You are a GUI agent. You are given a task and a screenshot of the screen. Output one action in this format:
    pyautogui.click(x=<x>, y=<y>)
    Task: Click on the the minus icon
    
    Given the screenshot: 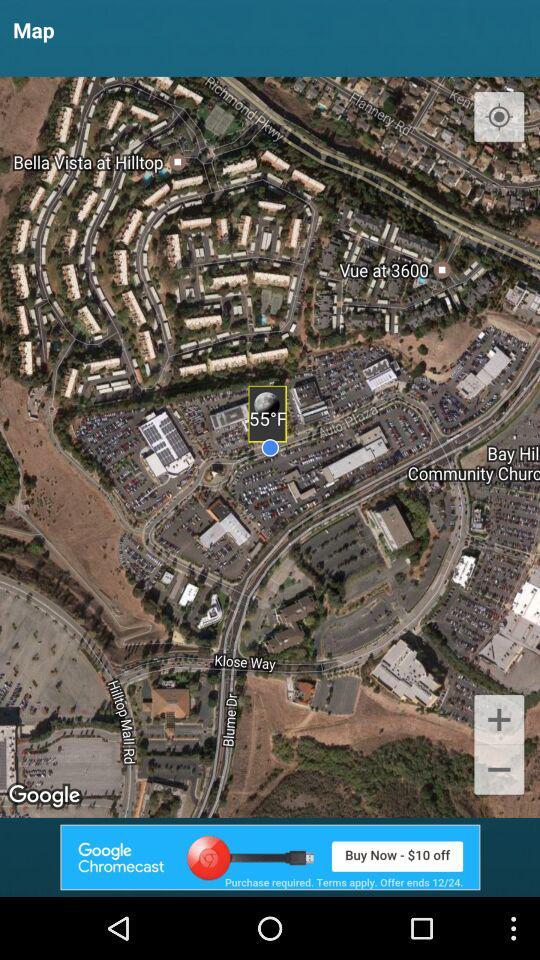 What is the action you would take?
    pyautogui.click(x=498, y=825)
    